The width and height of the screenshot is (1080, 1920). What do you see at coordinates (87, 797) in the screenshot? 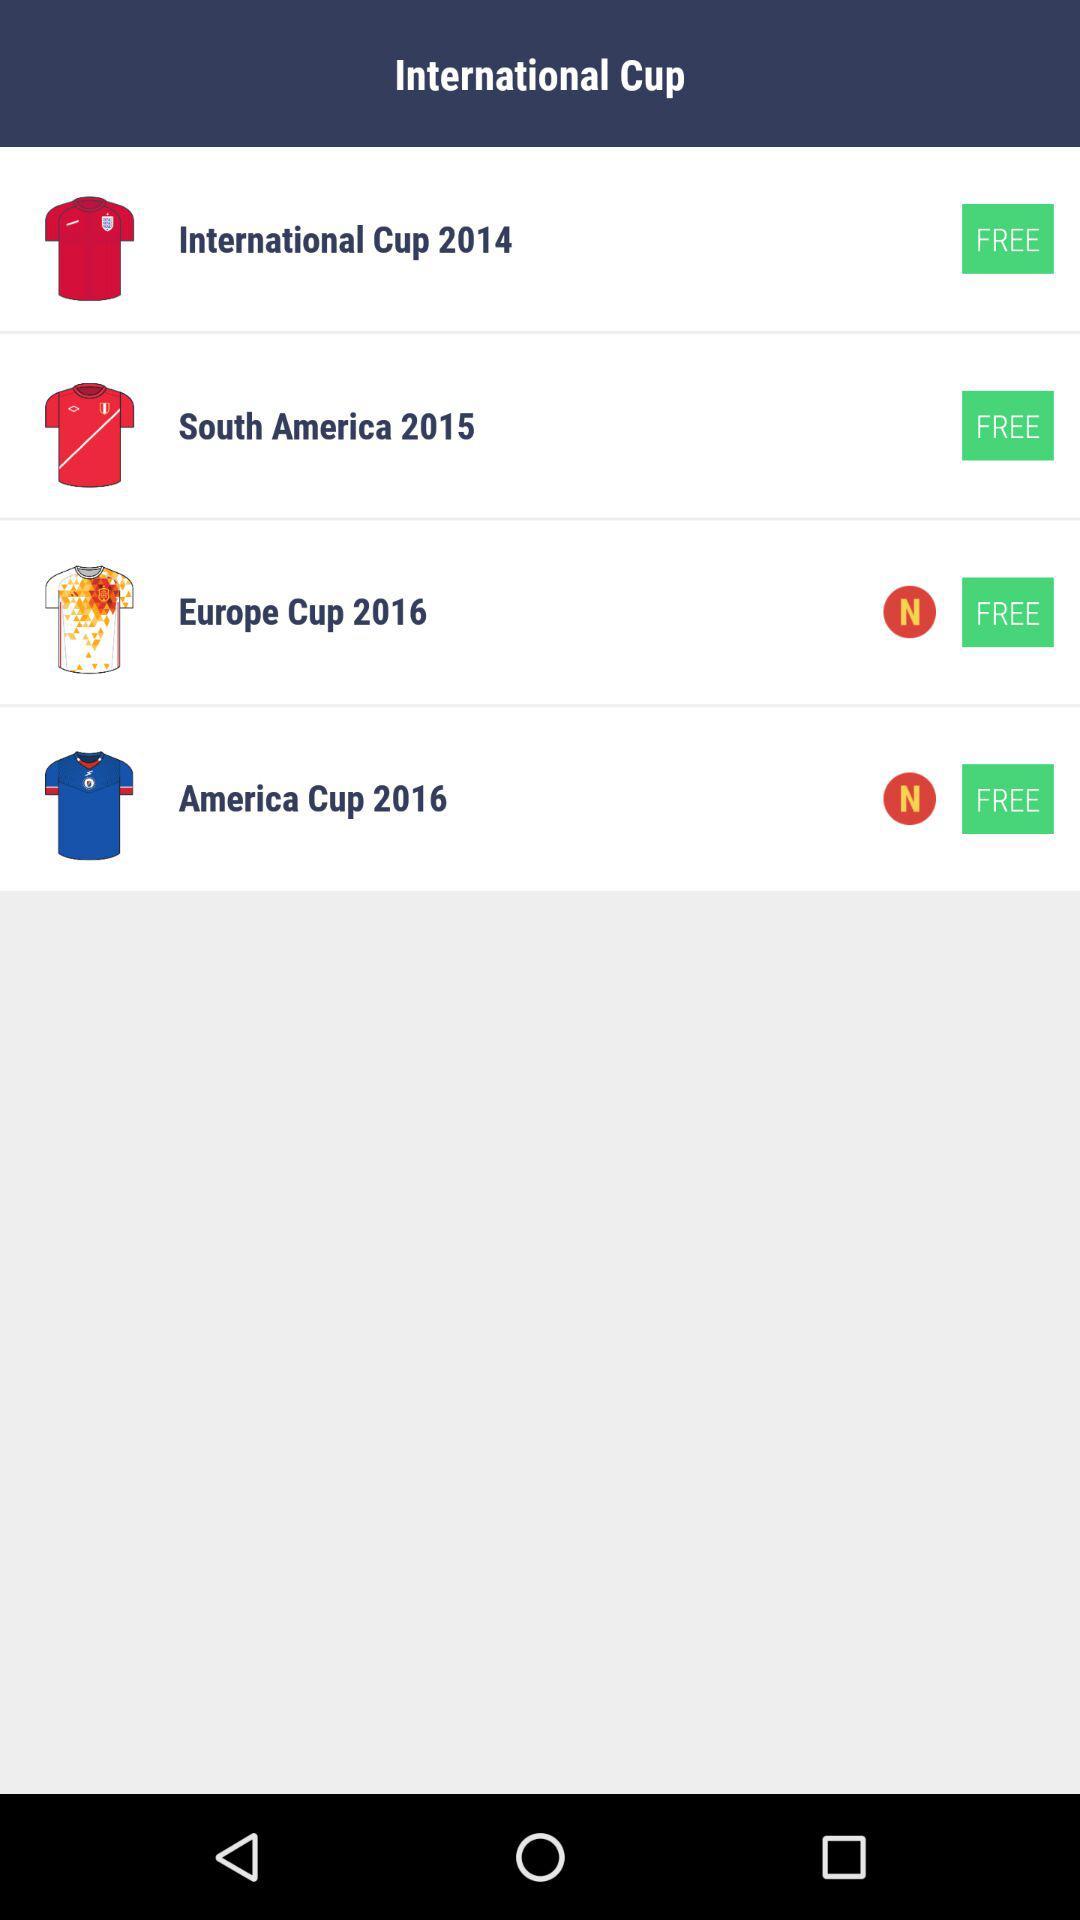
I see `the image on left to the text america cup 2016 on the web page` at bounding box center [87, 797].